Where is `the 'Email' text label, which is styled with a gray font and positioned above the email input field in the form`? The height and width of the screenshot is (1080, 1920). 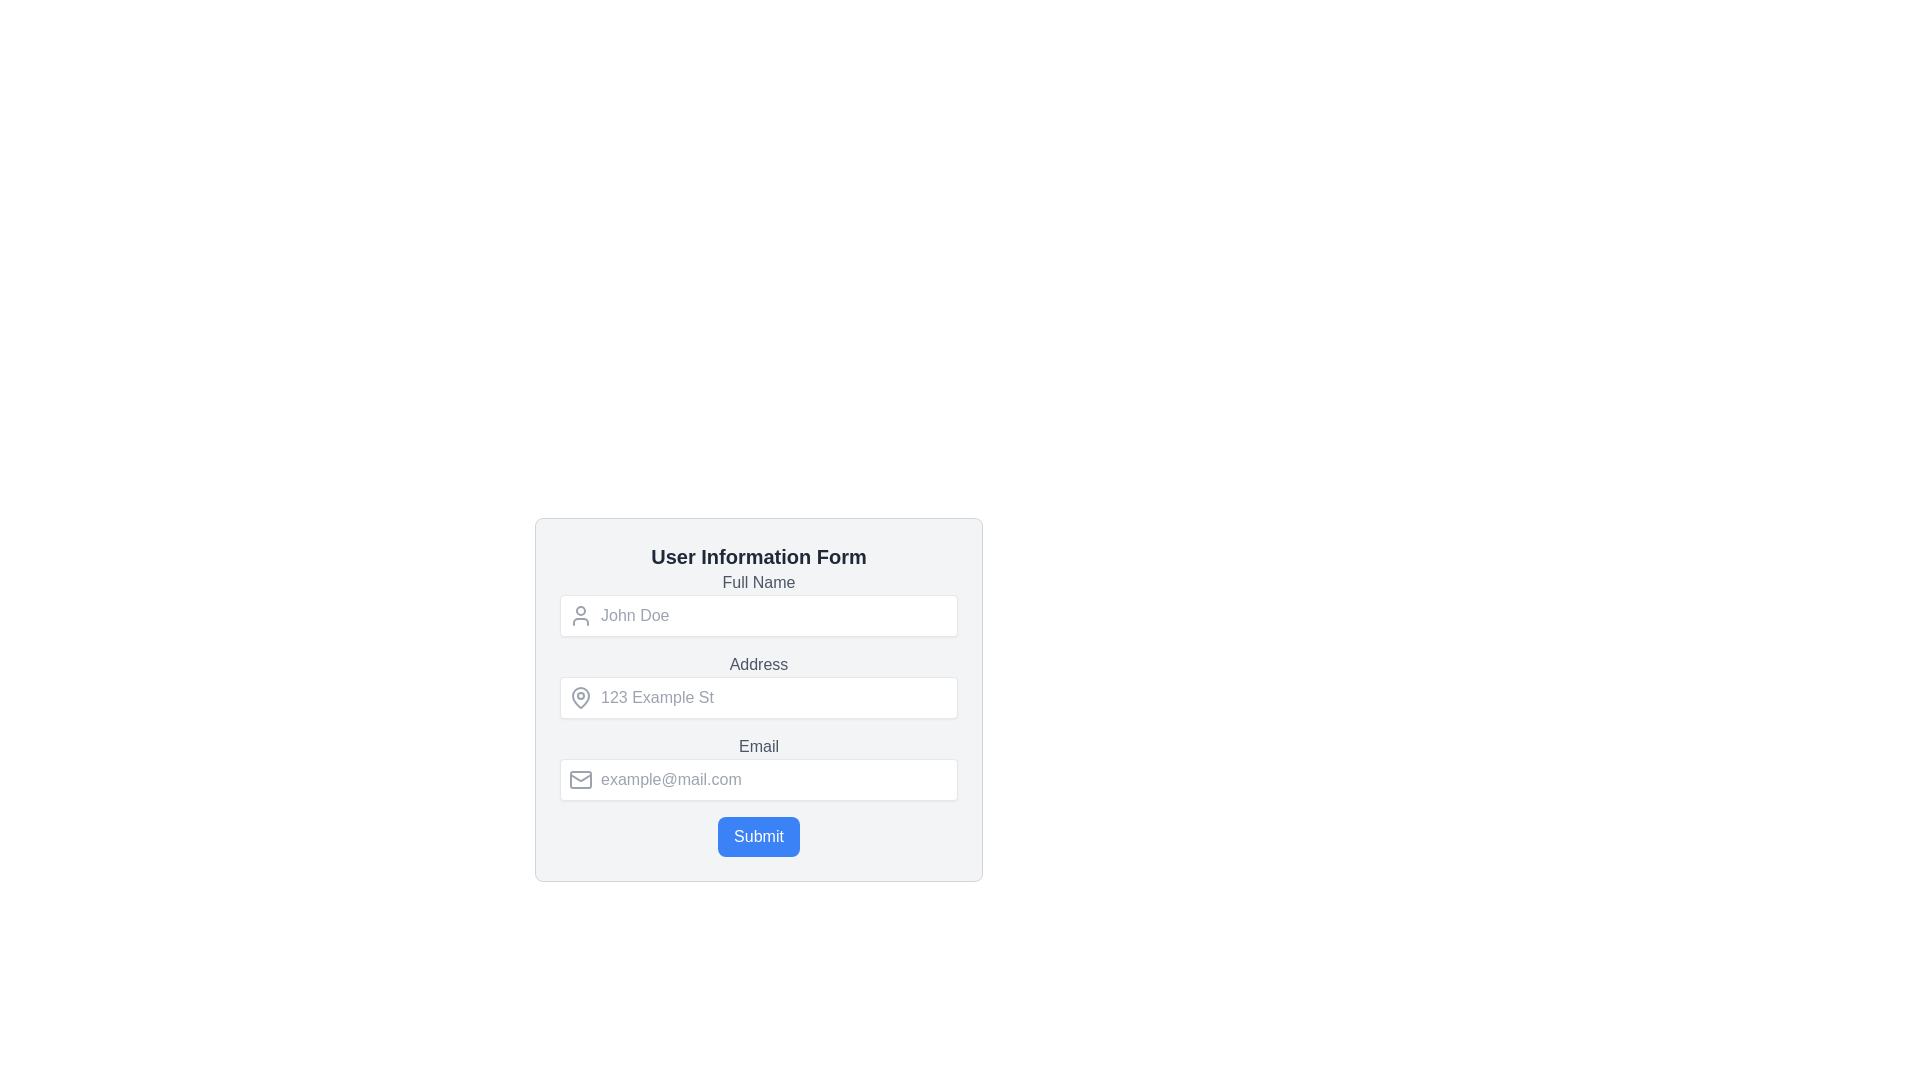 the 'Email' text label, which is styled with a gray font and positioned above the email input field in the form is located at coordinates (757, 747).